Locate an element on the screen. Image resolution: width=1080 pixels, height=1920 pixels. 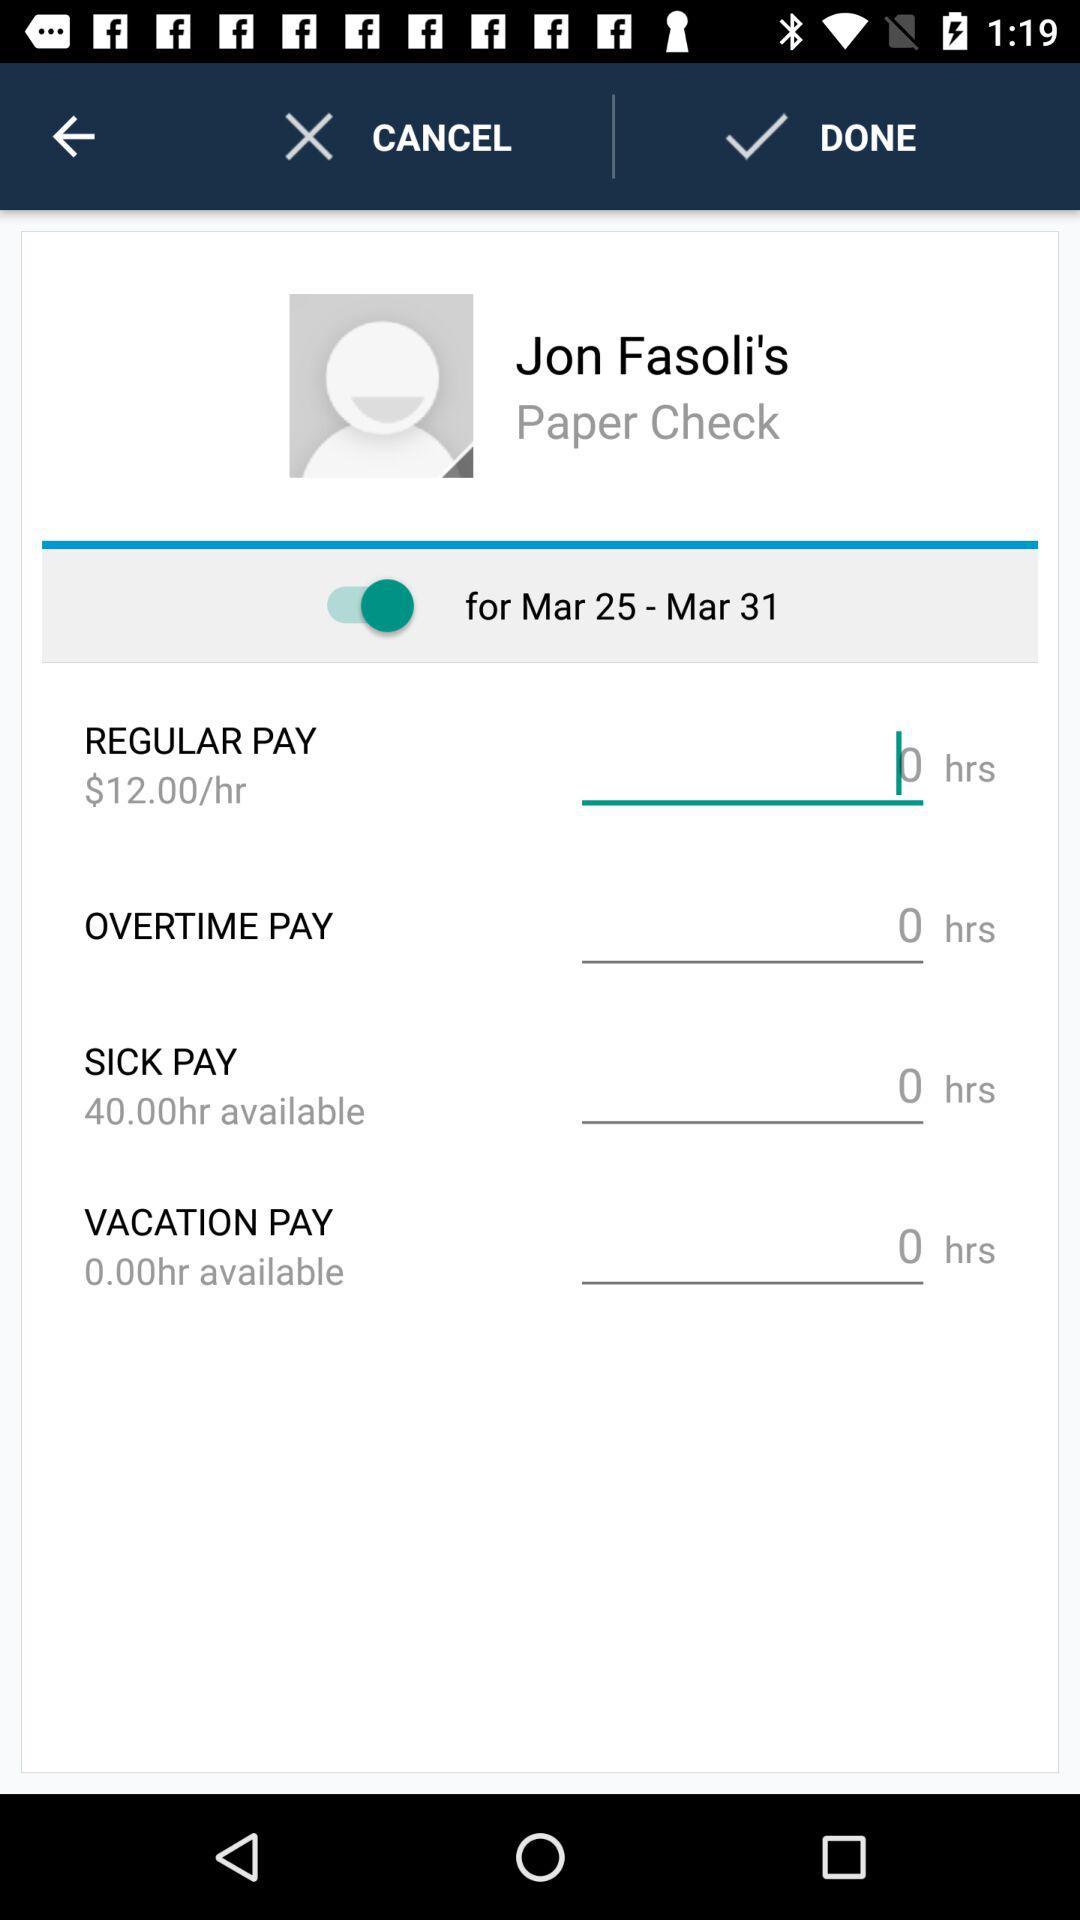
opens entry box for sick pay hours is located at coordinates (752, 1084).